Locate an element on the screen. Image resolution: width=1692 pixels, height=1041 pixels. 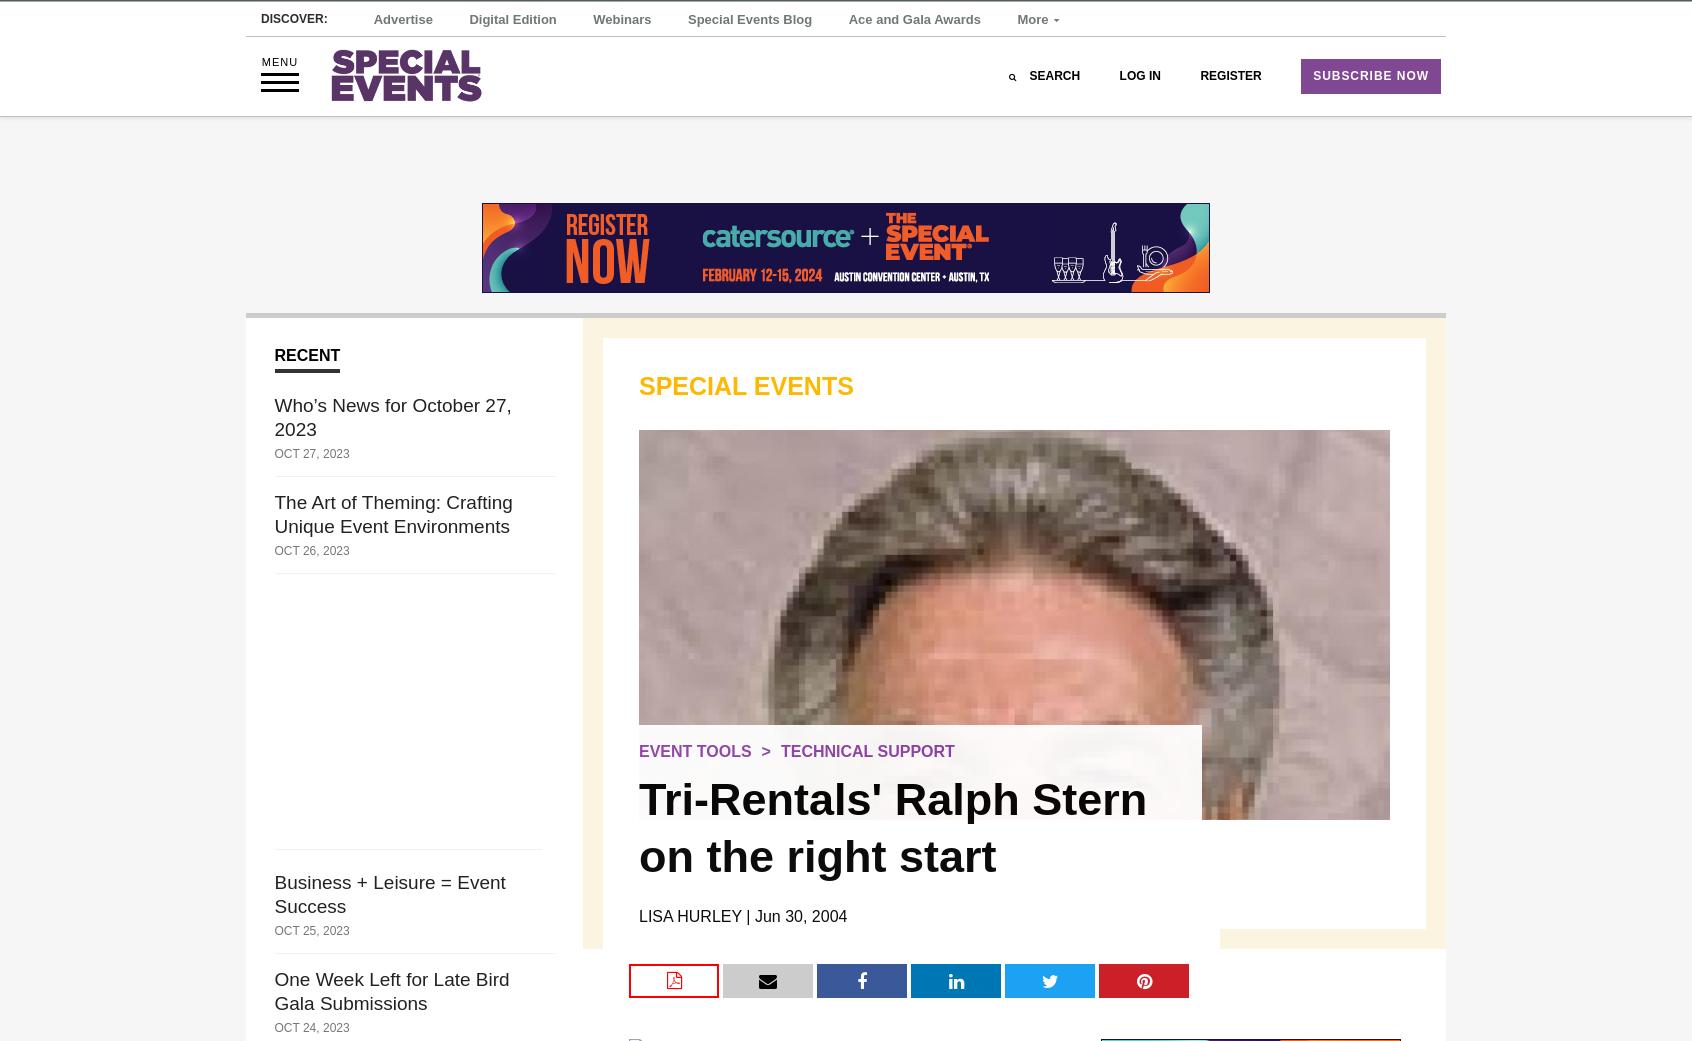
'Log In' is located at coordinates (1138, 118).